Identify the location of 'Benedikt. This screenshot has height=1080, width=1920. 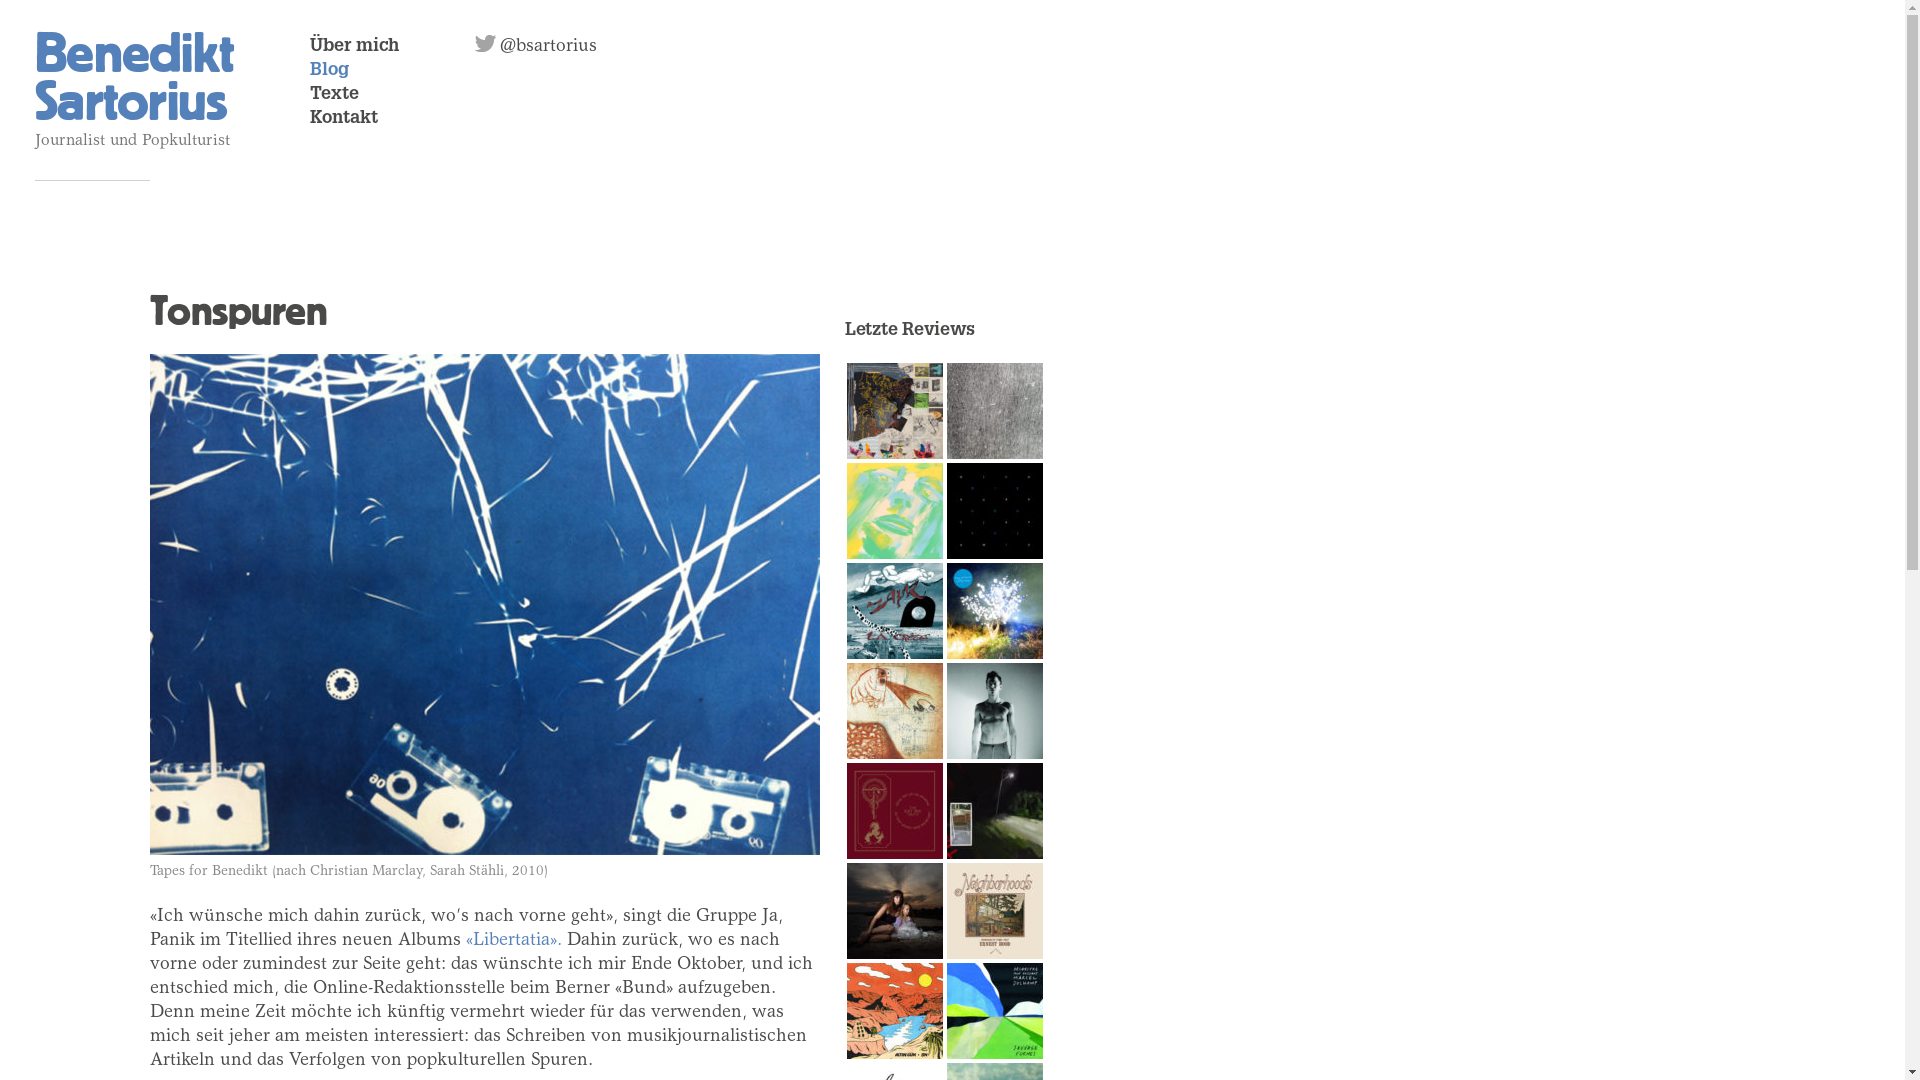
(133, 76).